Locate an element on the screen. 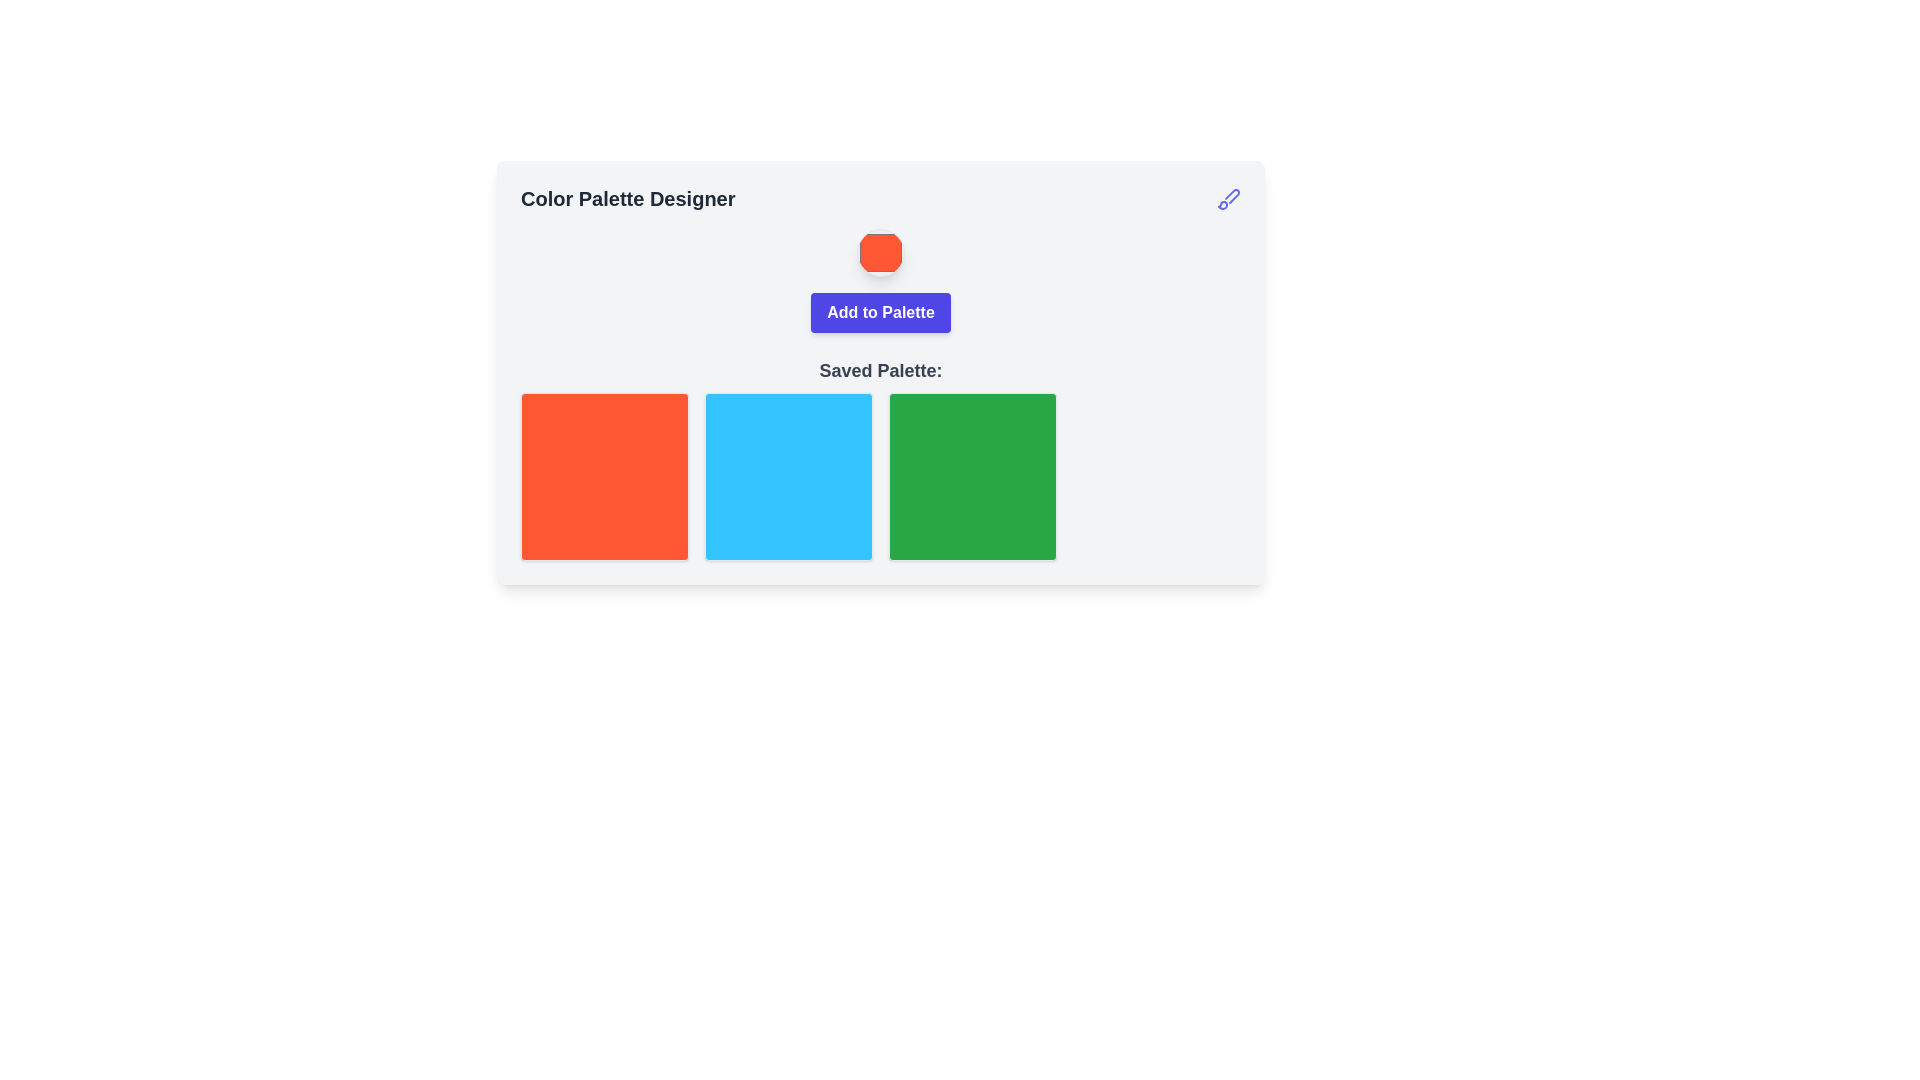 This screenshot has height=1080, width=1920. text from the text label that displays 'Saved Palette:' located centrally below the 'Add to Palette' button and above the color grid is located at coordinates (880, 370).